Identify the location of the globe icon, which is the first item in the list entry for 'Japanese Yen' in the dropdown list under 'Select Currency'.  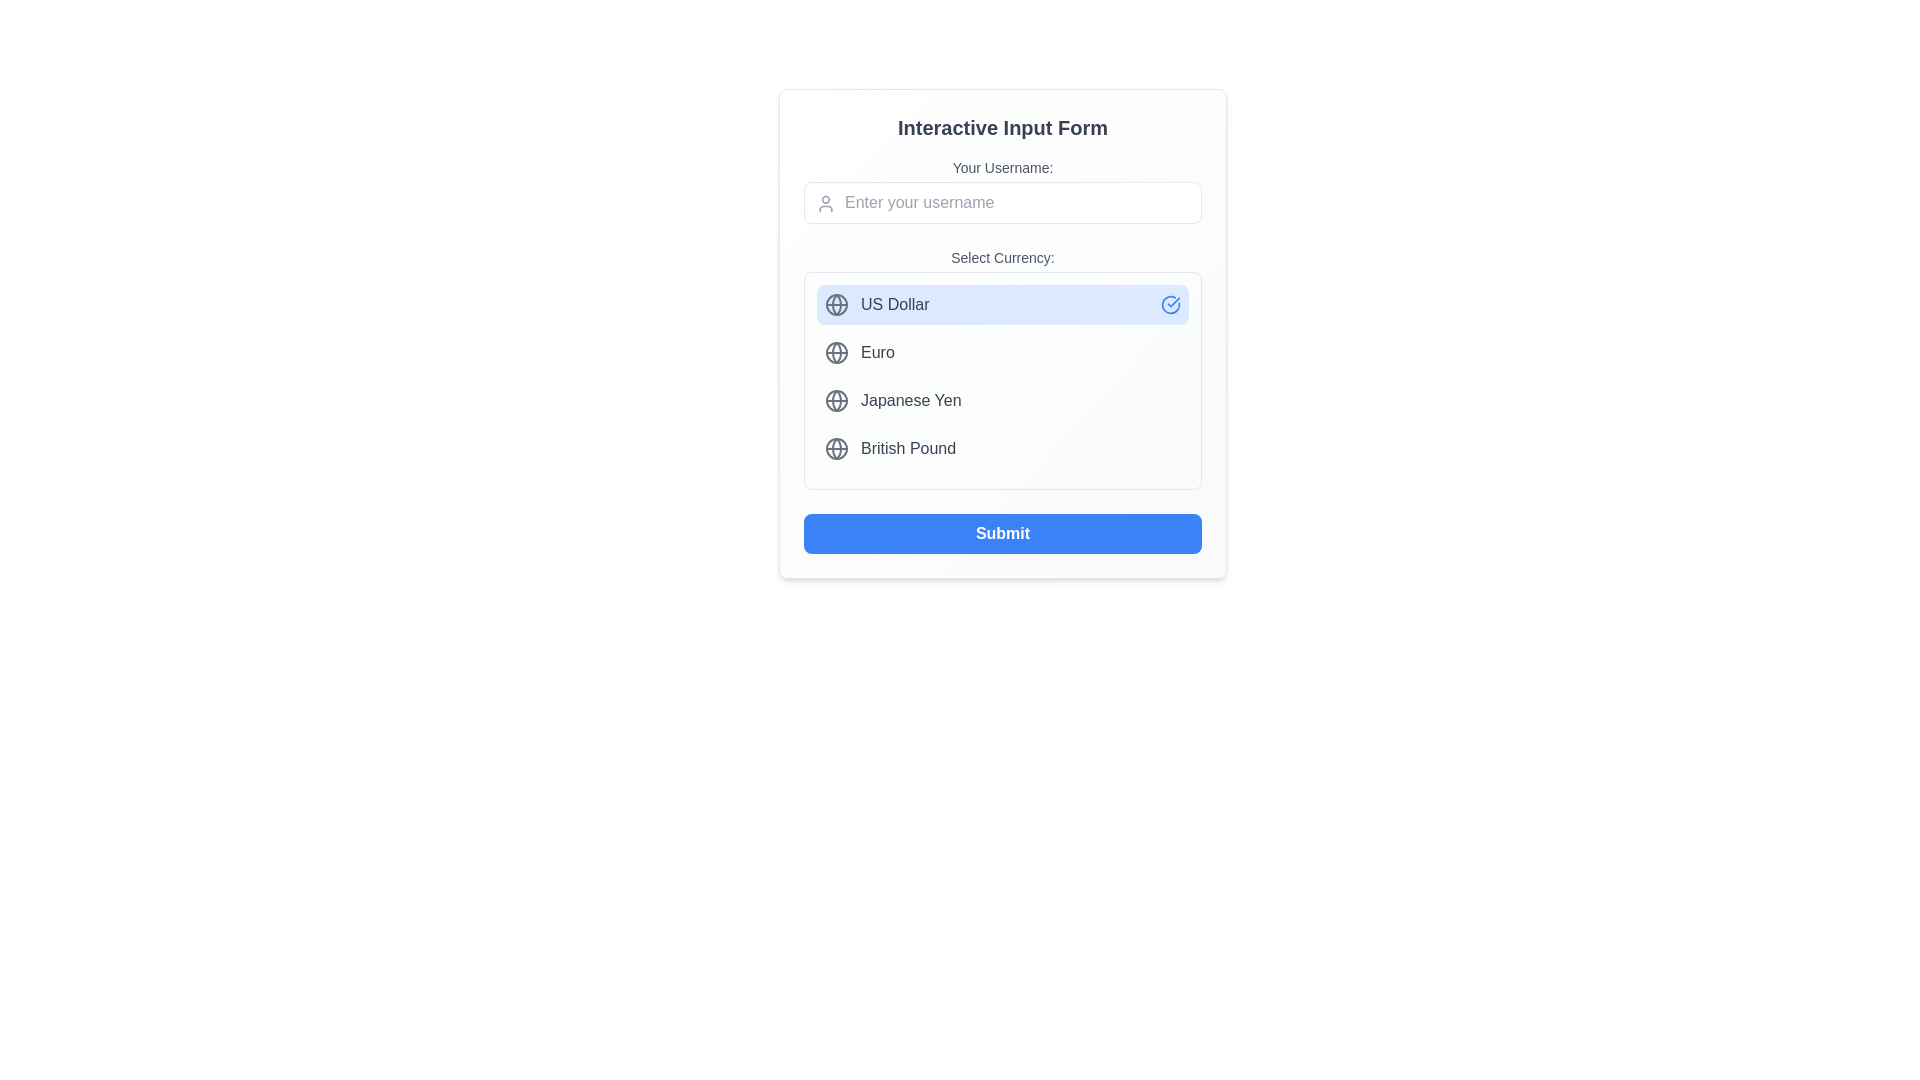
(836, 401).